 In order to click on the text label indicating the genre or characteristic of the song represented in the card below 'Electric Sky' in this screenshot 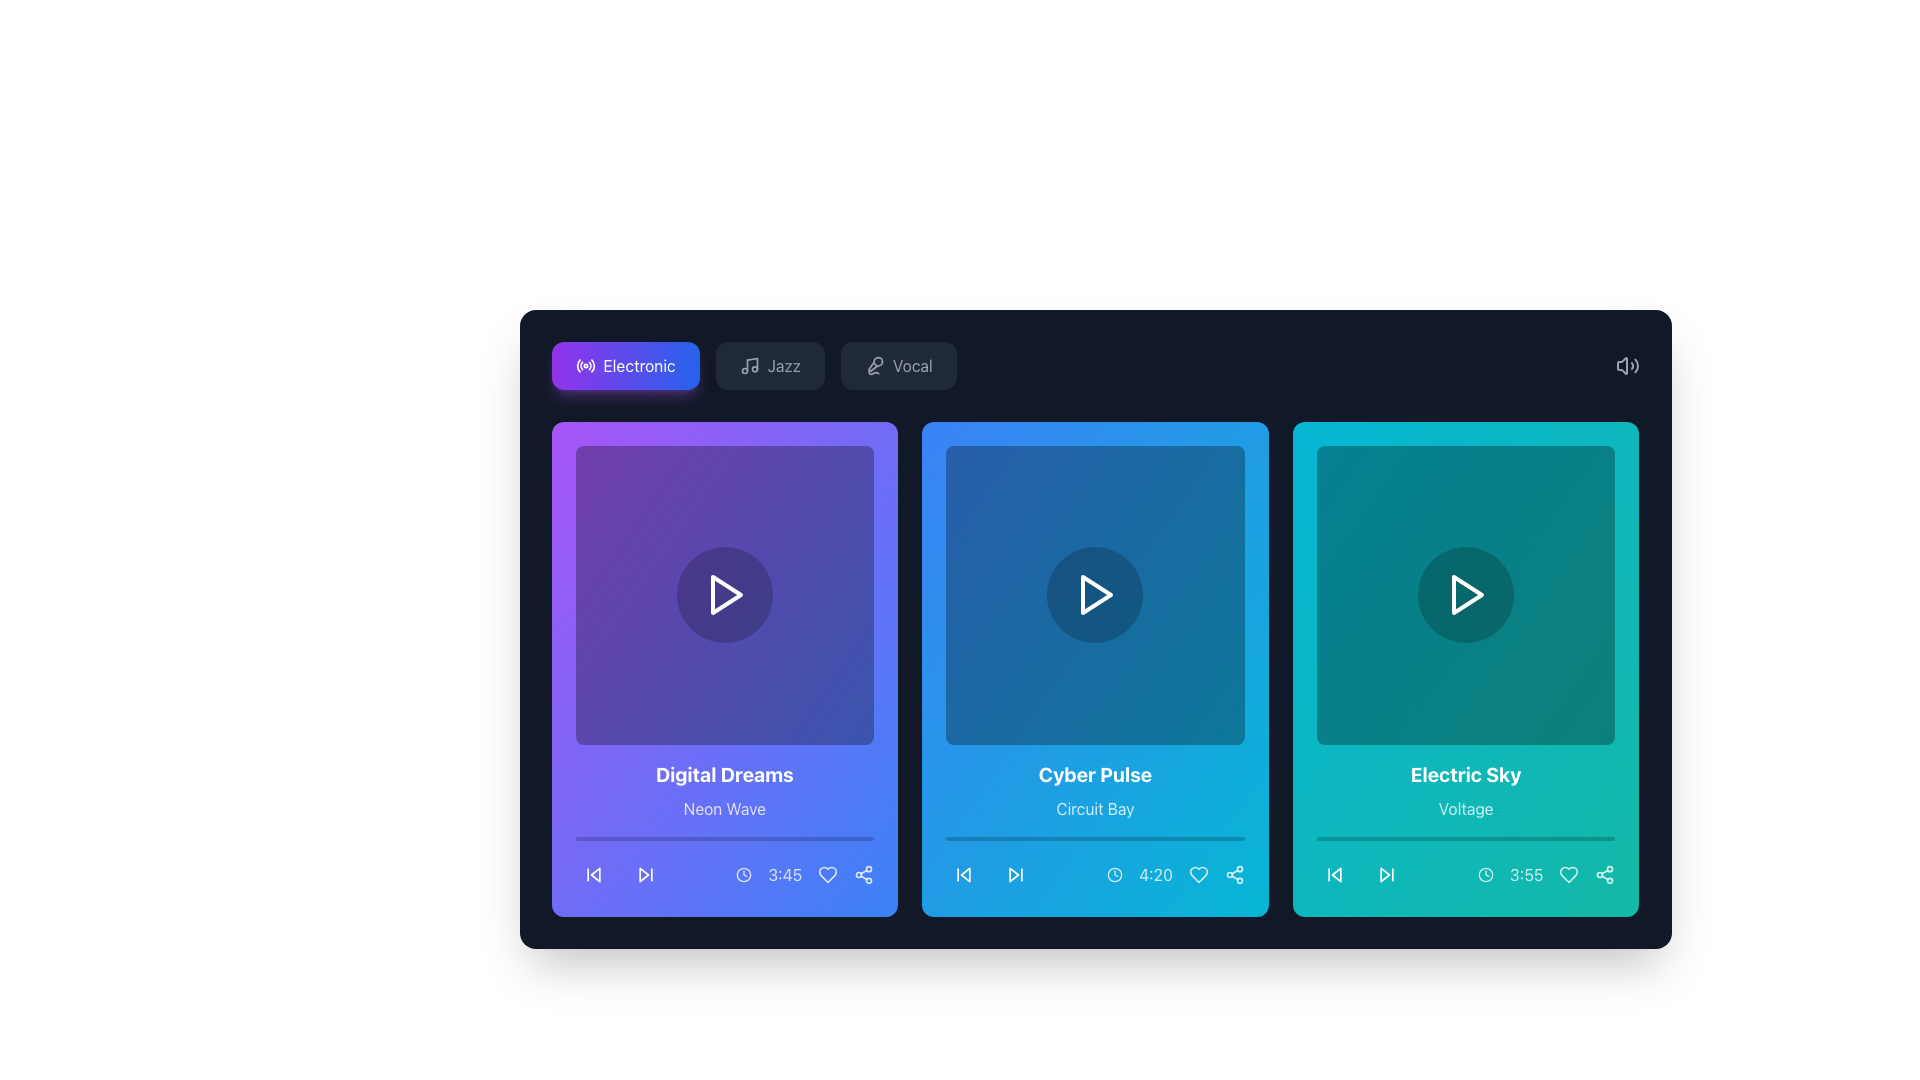, I will do `click(1466, 807)`.